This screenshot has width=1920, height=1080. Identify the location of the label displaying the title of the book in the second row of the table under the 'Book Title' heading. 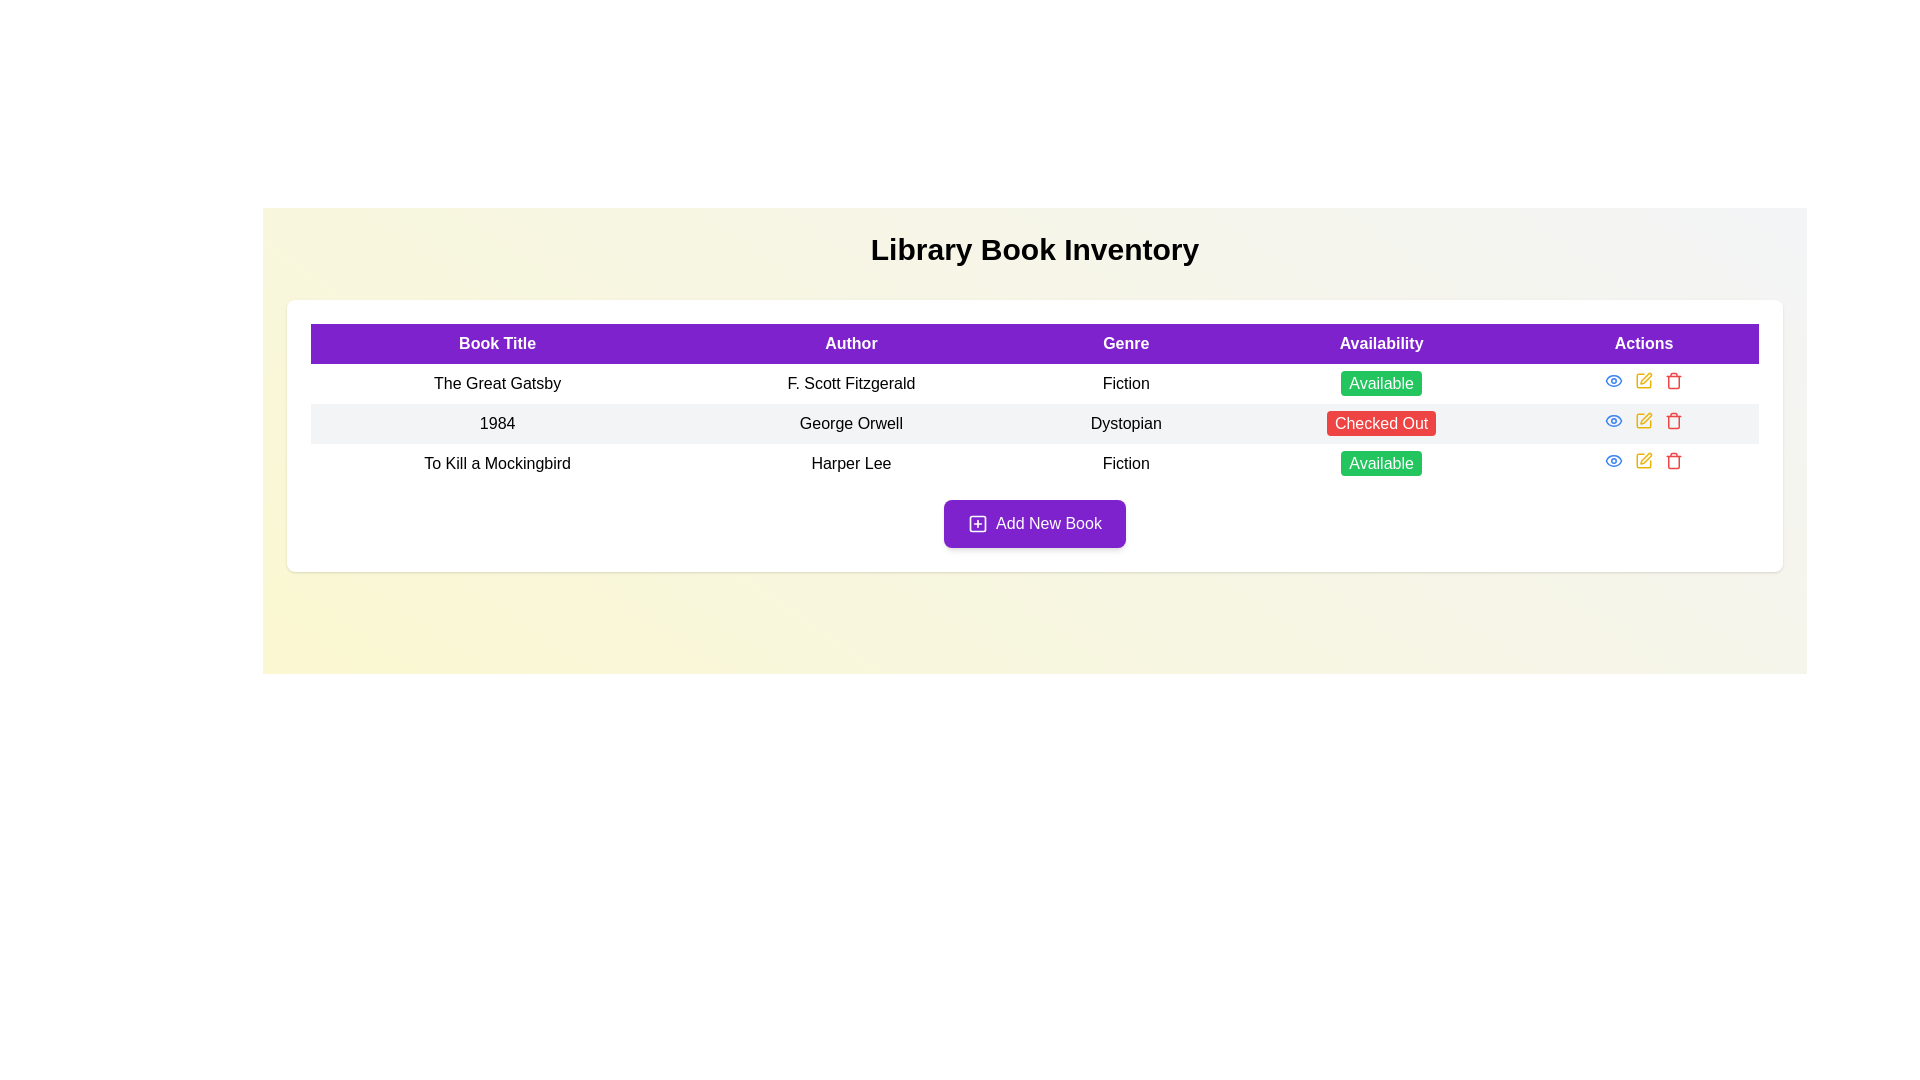
(497, 423).